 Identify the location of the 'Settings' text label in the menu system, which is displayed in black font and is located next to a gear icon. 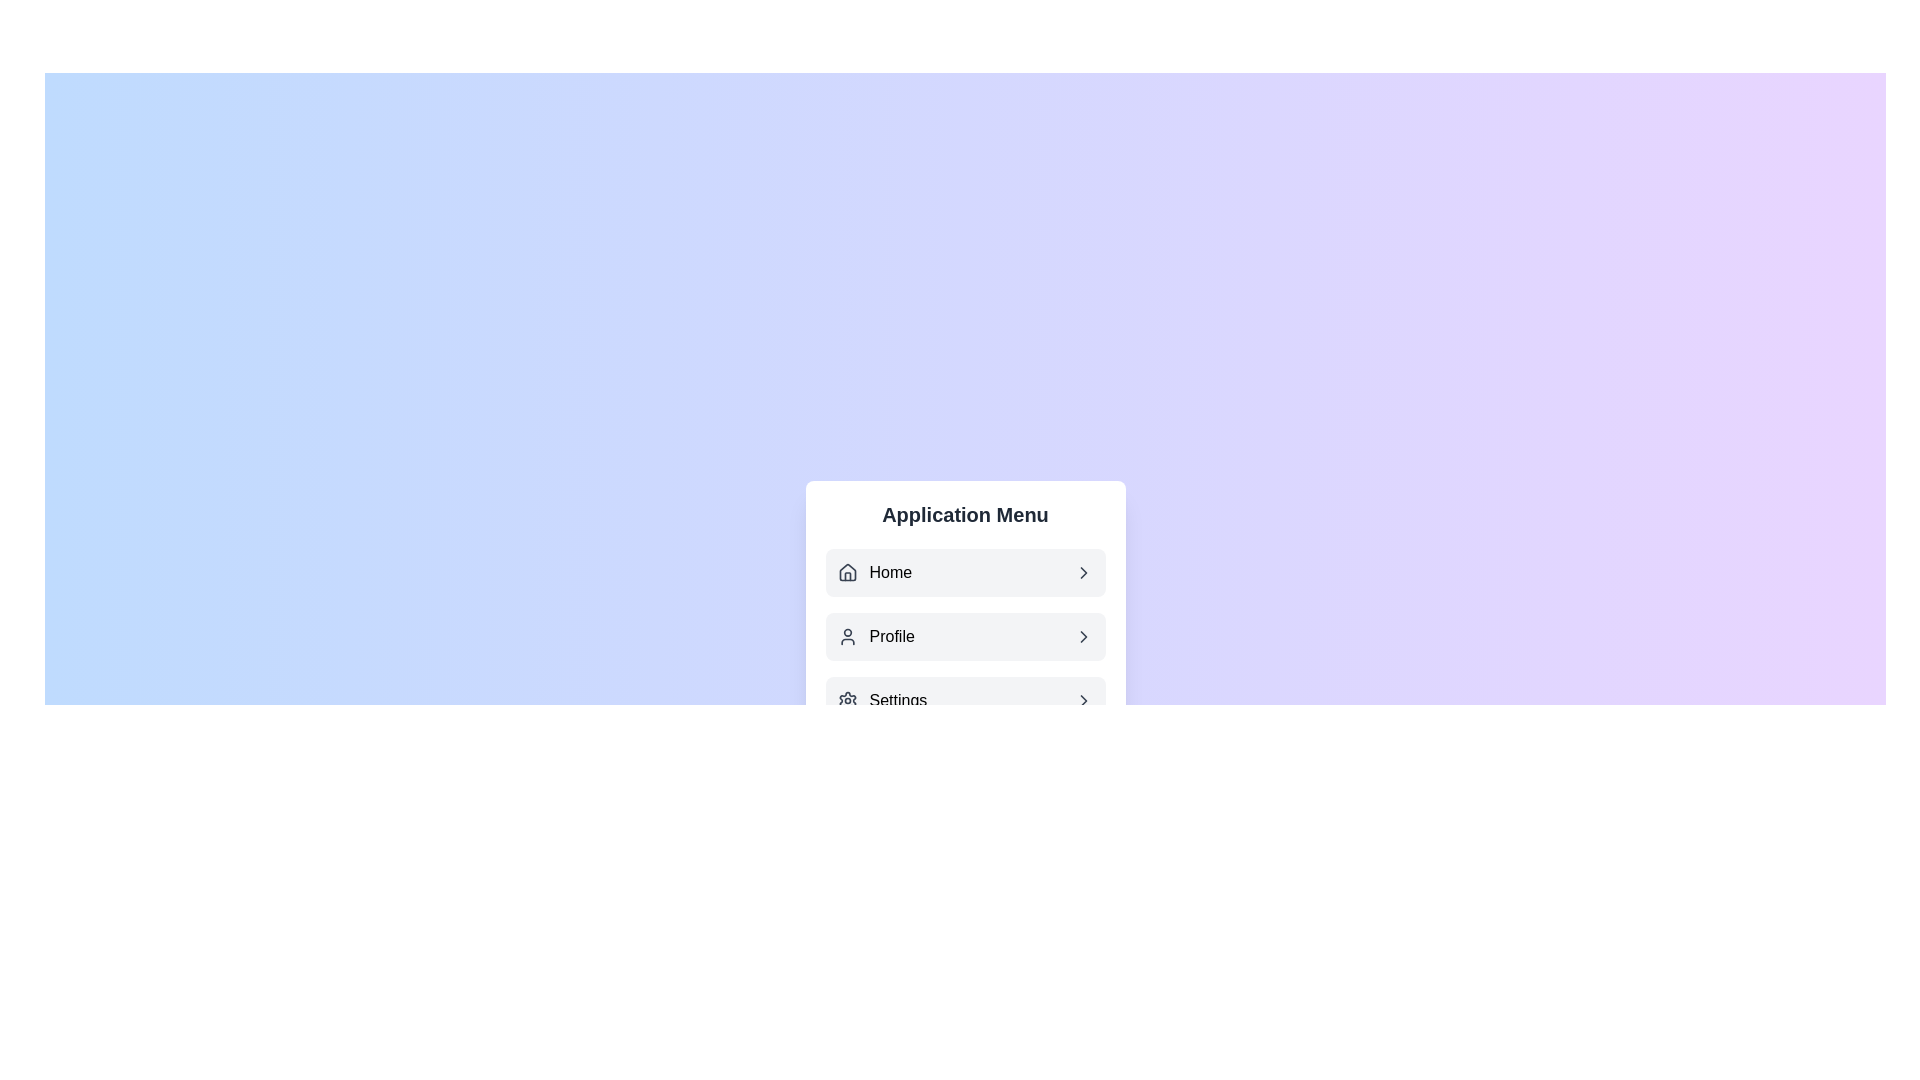
(897, 700).